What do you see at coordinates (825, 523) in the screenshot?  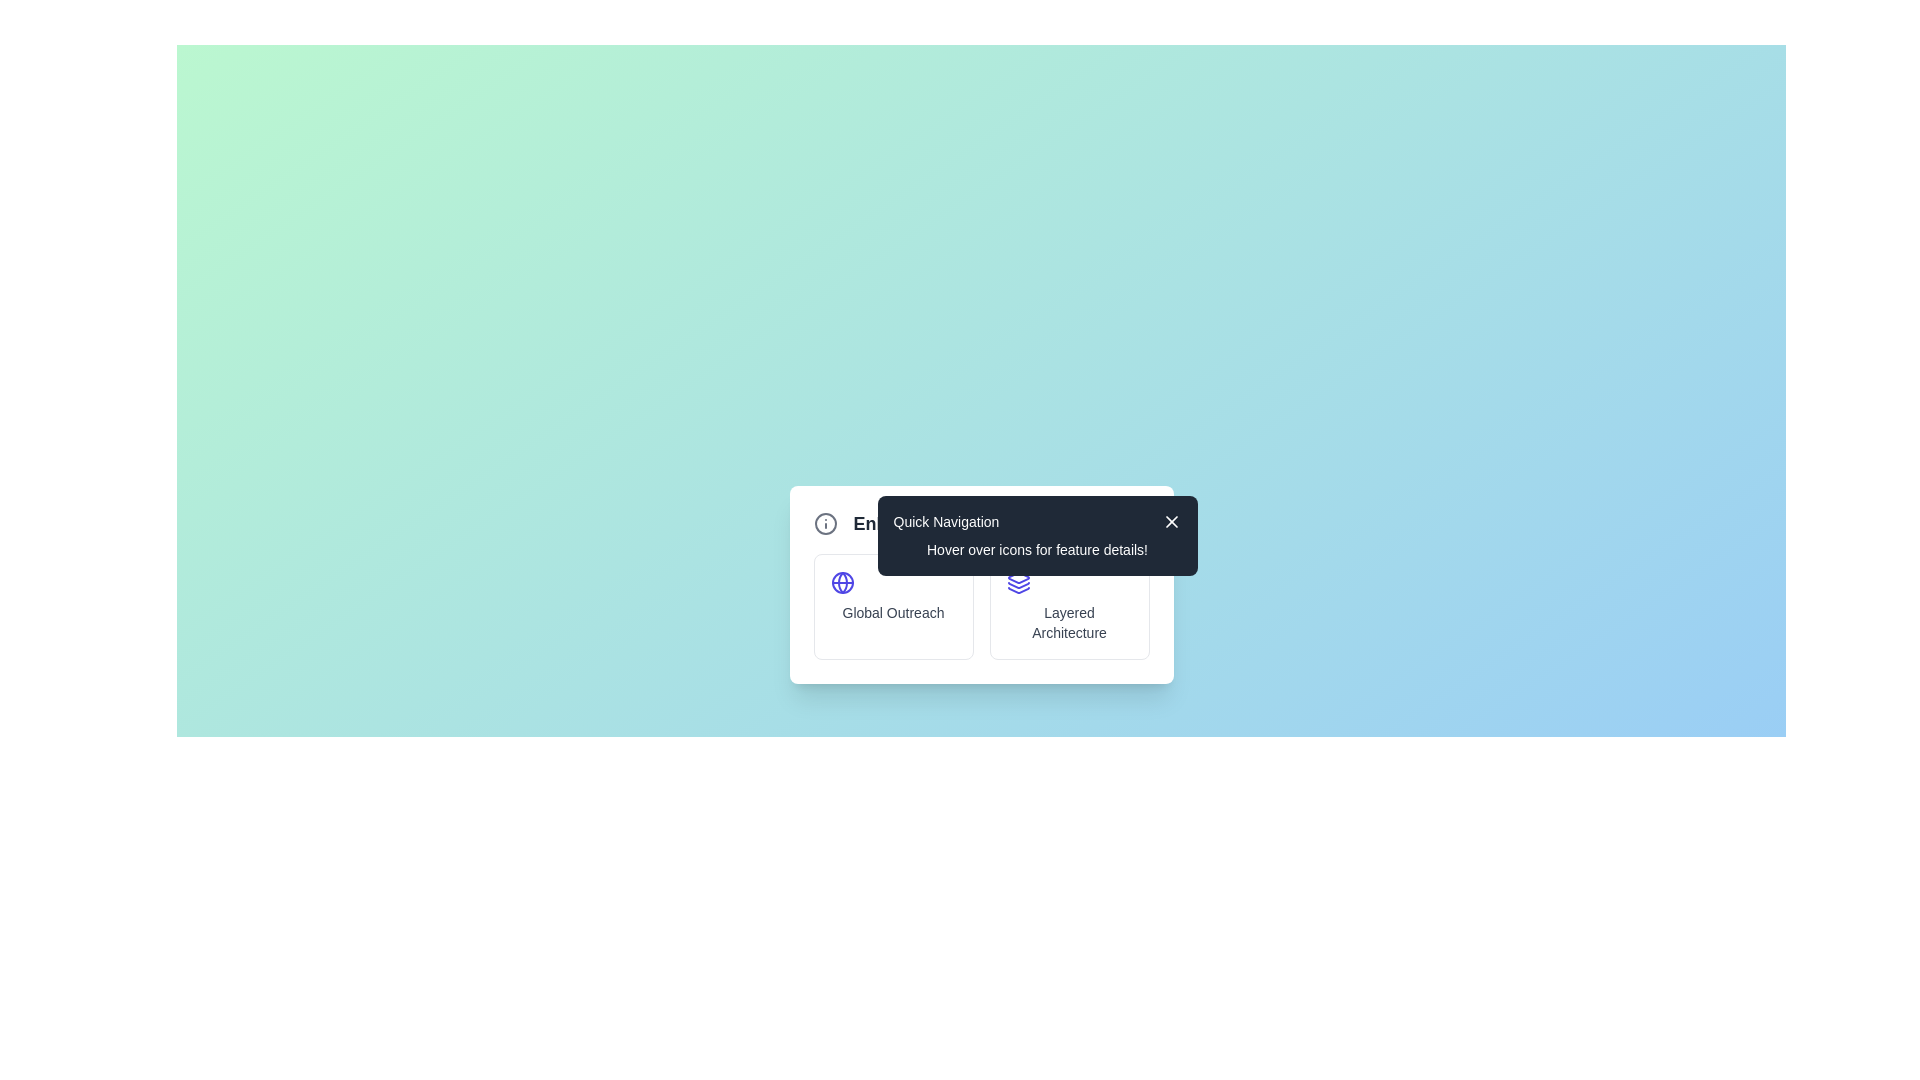 I see `the central circular component of the 'info' symbol in the SVG icon located on the right section of the tooltip labeled 'Quick Navigation'` at bounding box center [825, 523].